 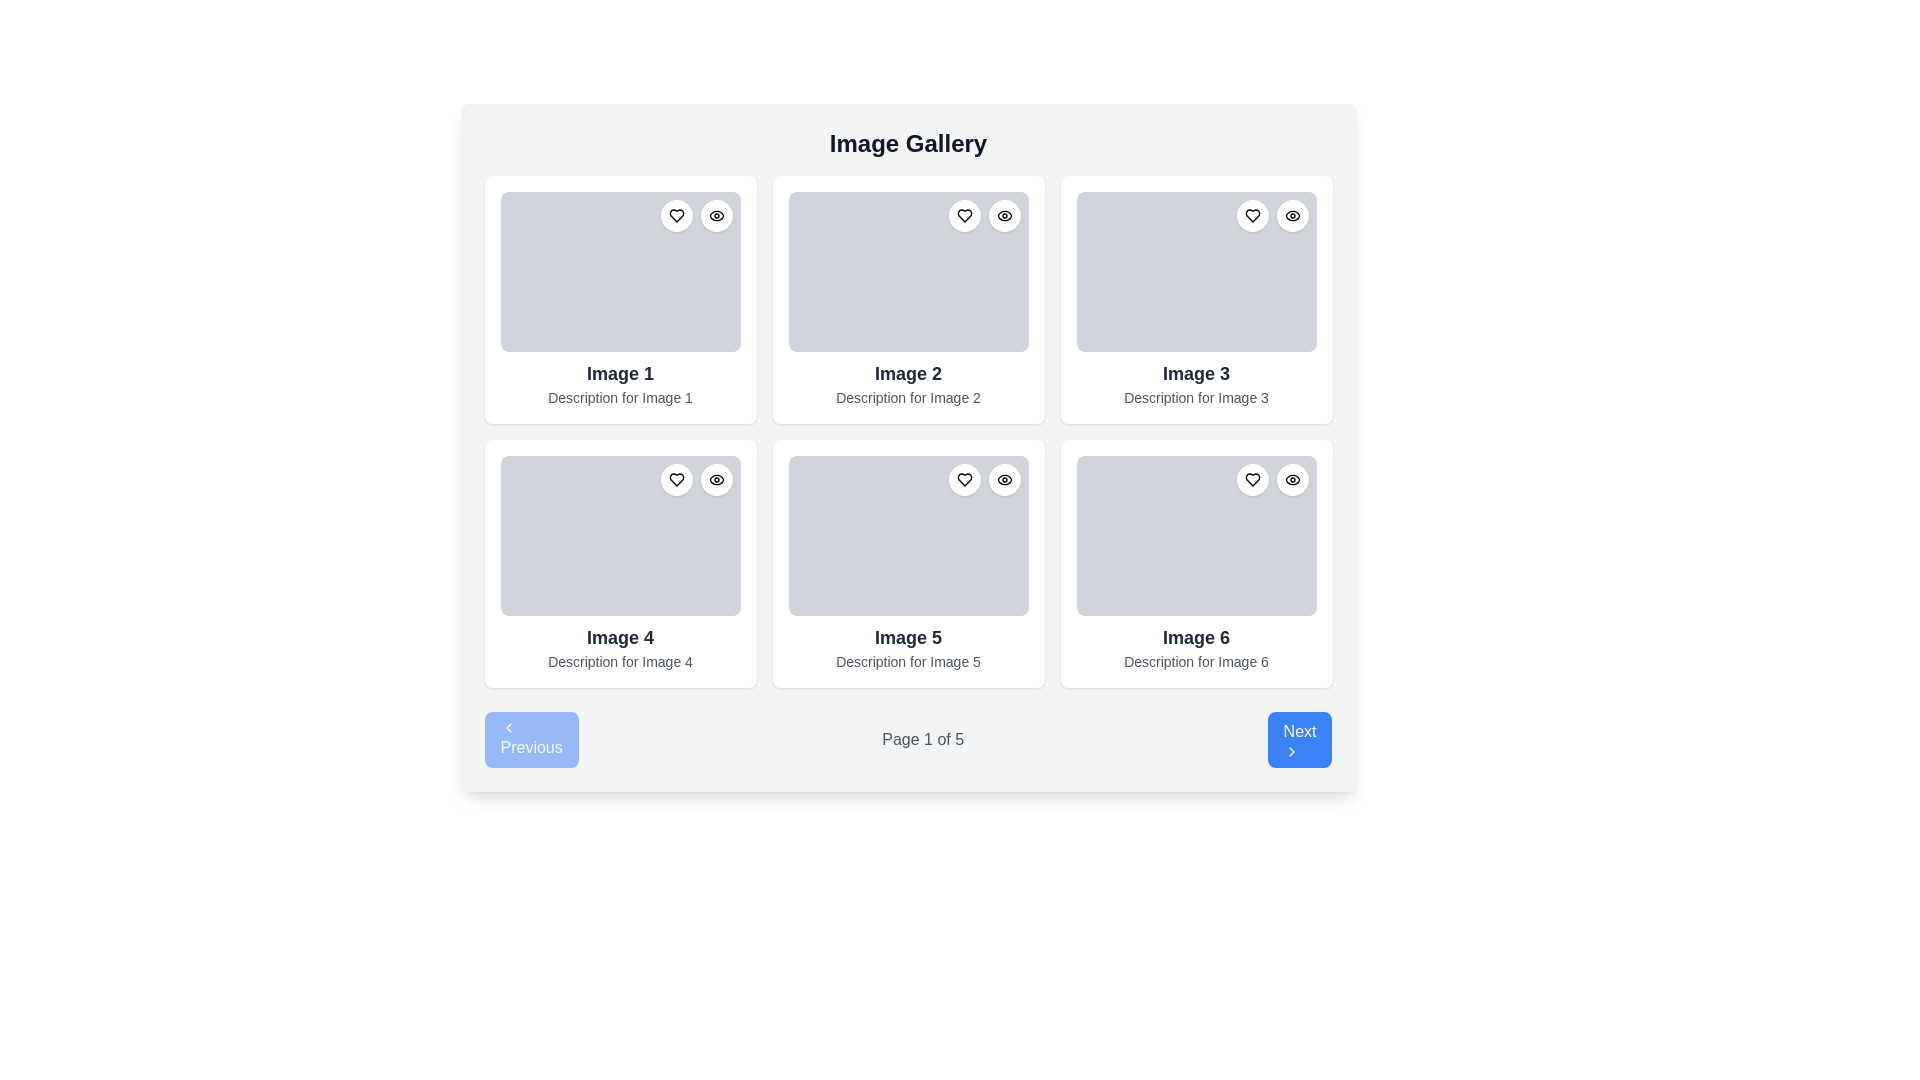 What do you see at coordinates (1004, 216) in the screenshot?
I see `the eye-shaped icon button located in the top-right corner of the 'Image 2' tile` at bounding box center [1004, 216].